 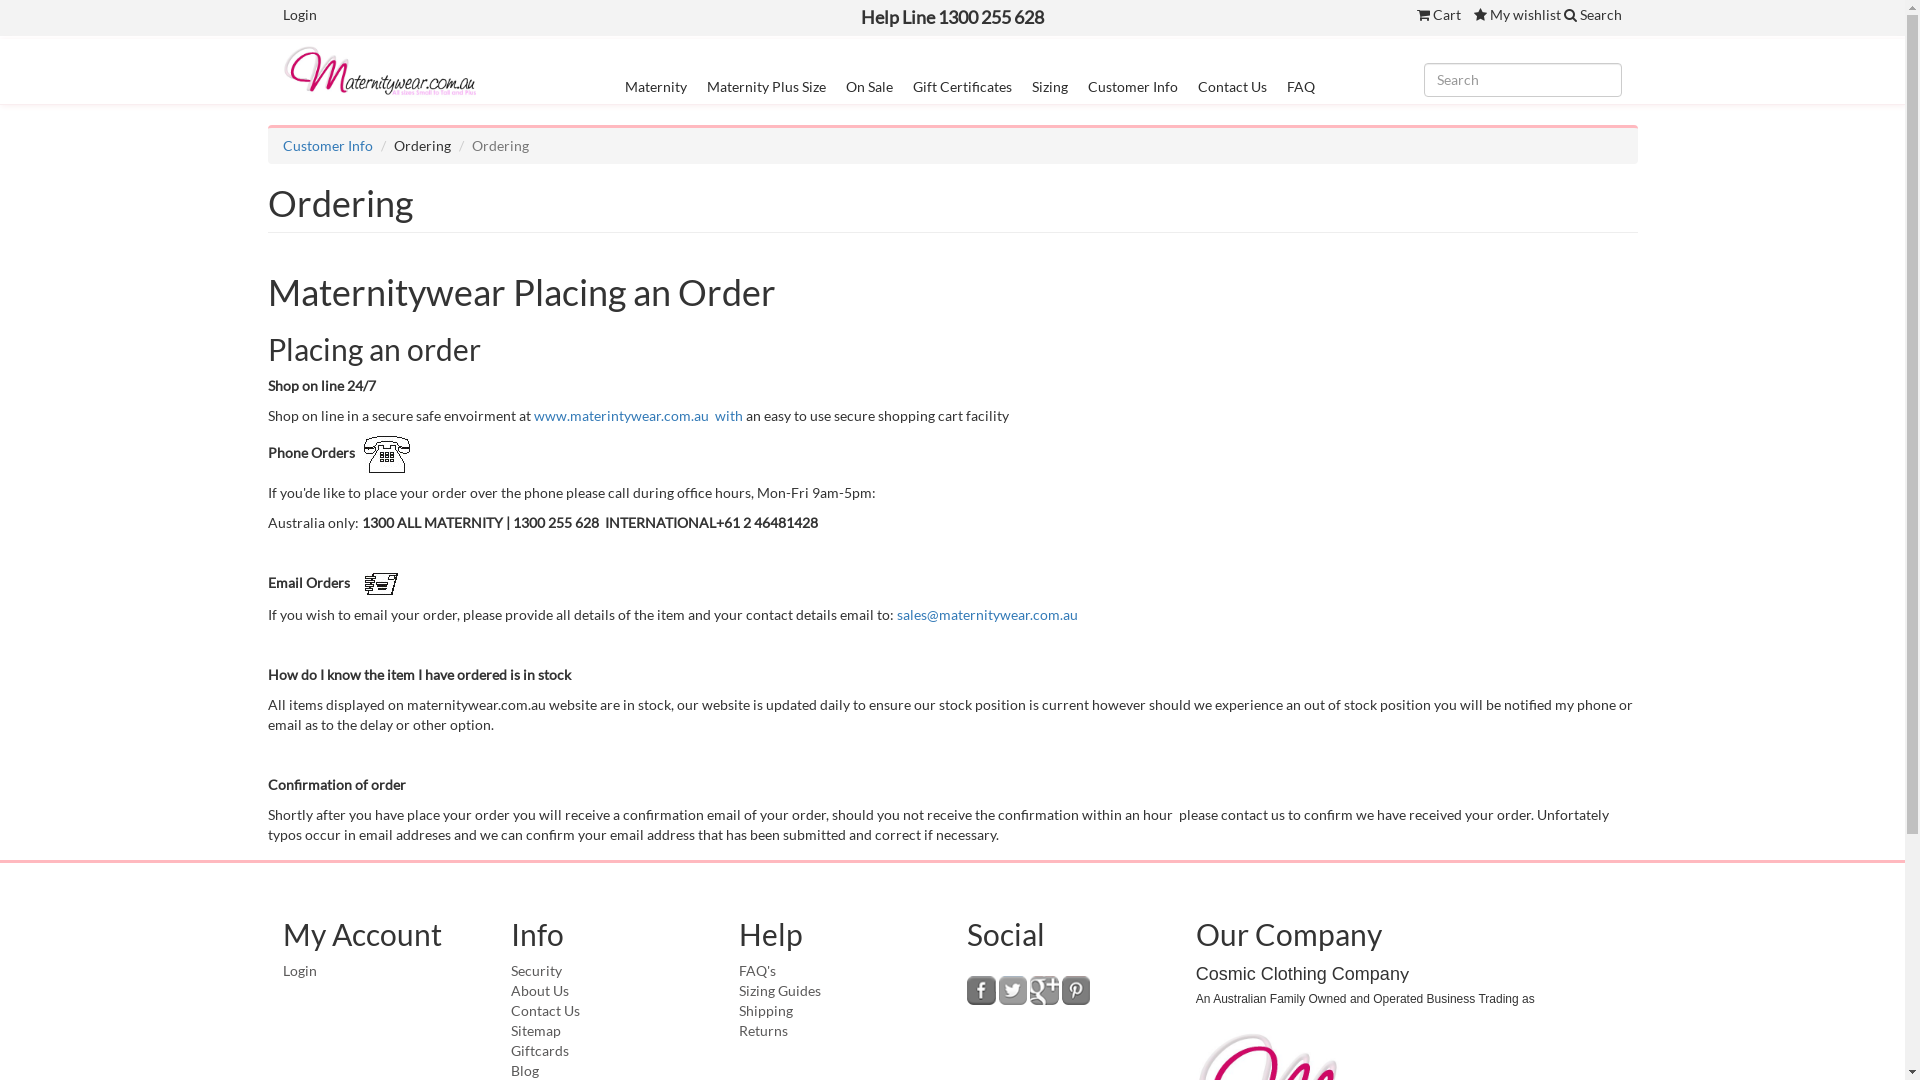 I want to click on 'Twitter', so click(x=1013, y=990).